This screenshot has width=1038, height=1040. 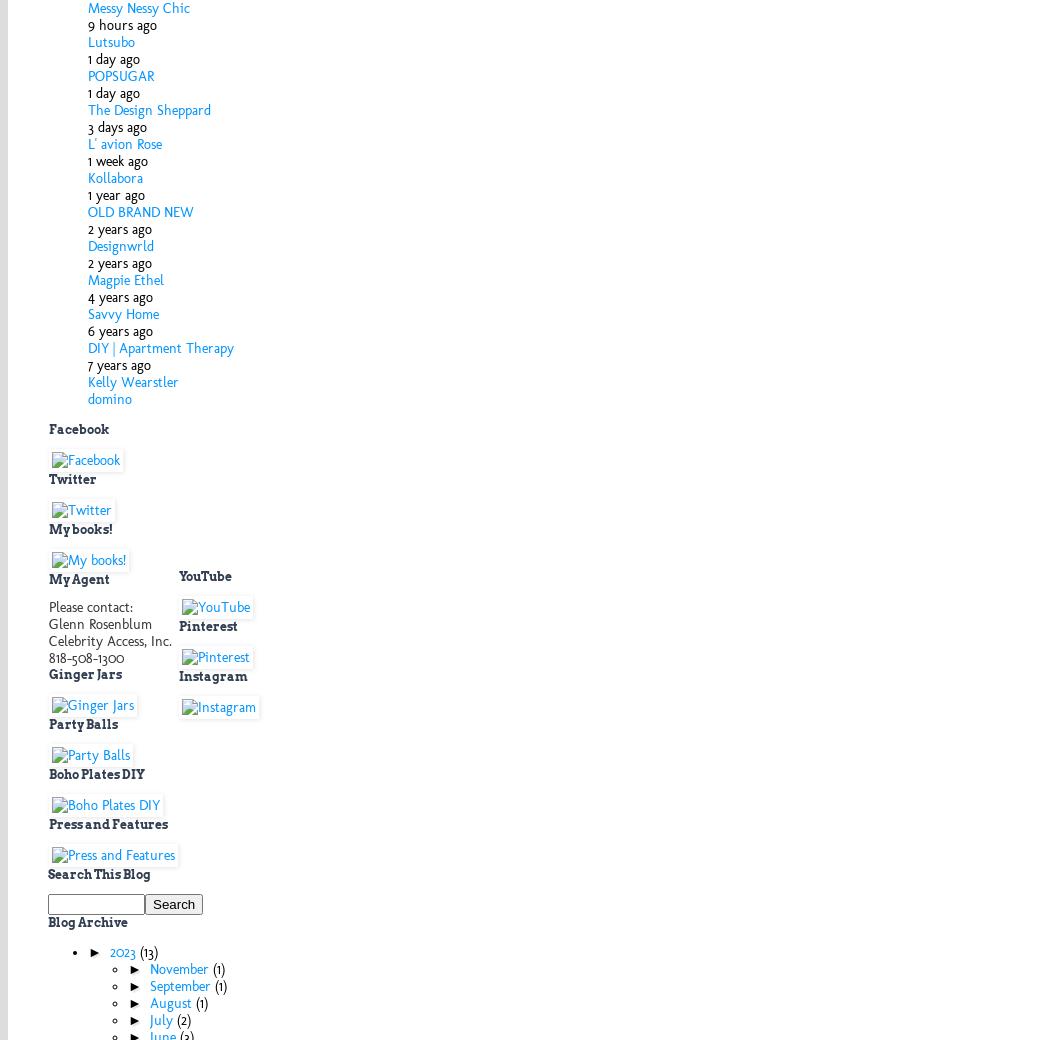 What do you see at coordinates (87, 108) in the screenshot?
I see `'The Design Sheppard'` at bounding box center [87, 108].